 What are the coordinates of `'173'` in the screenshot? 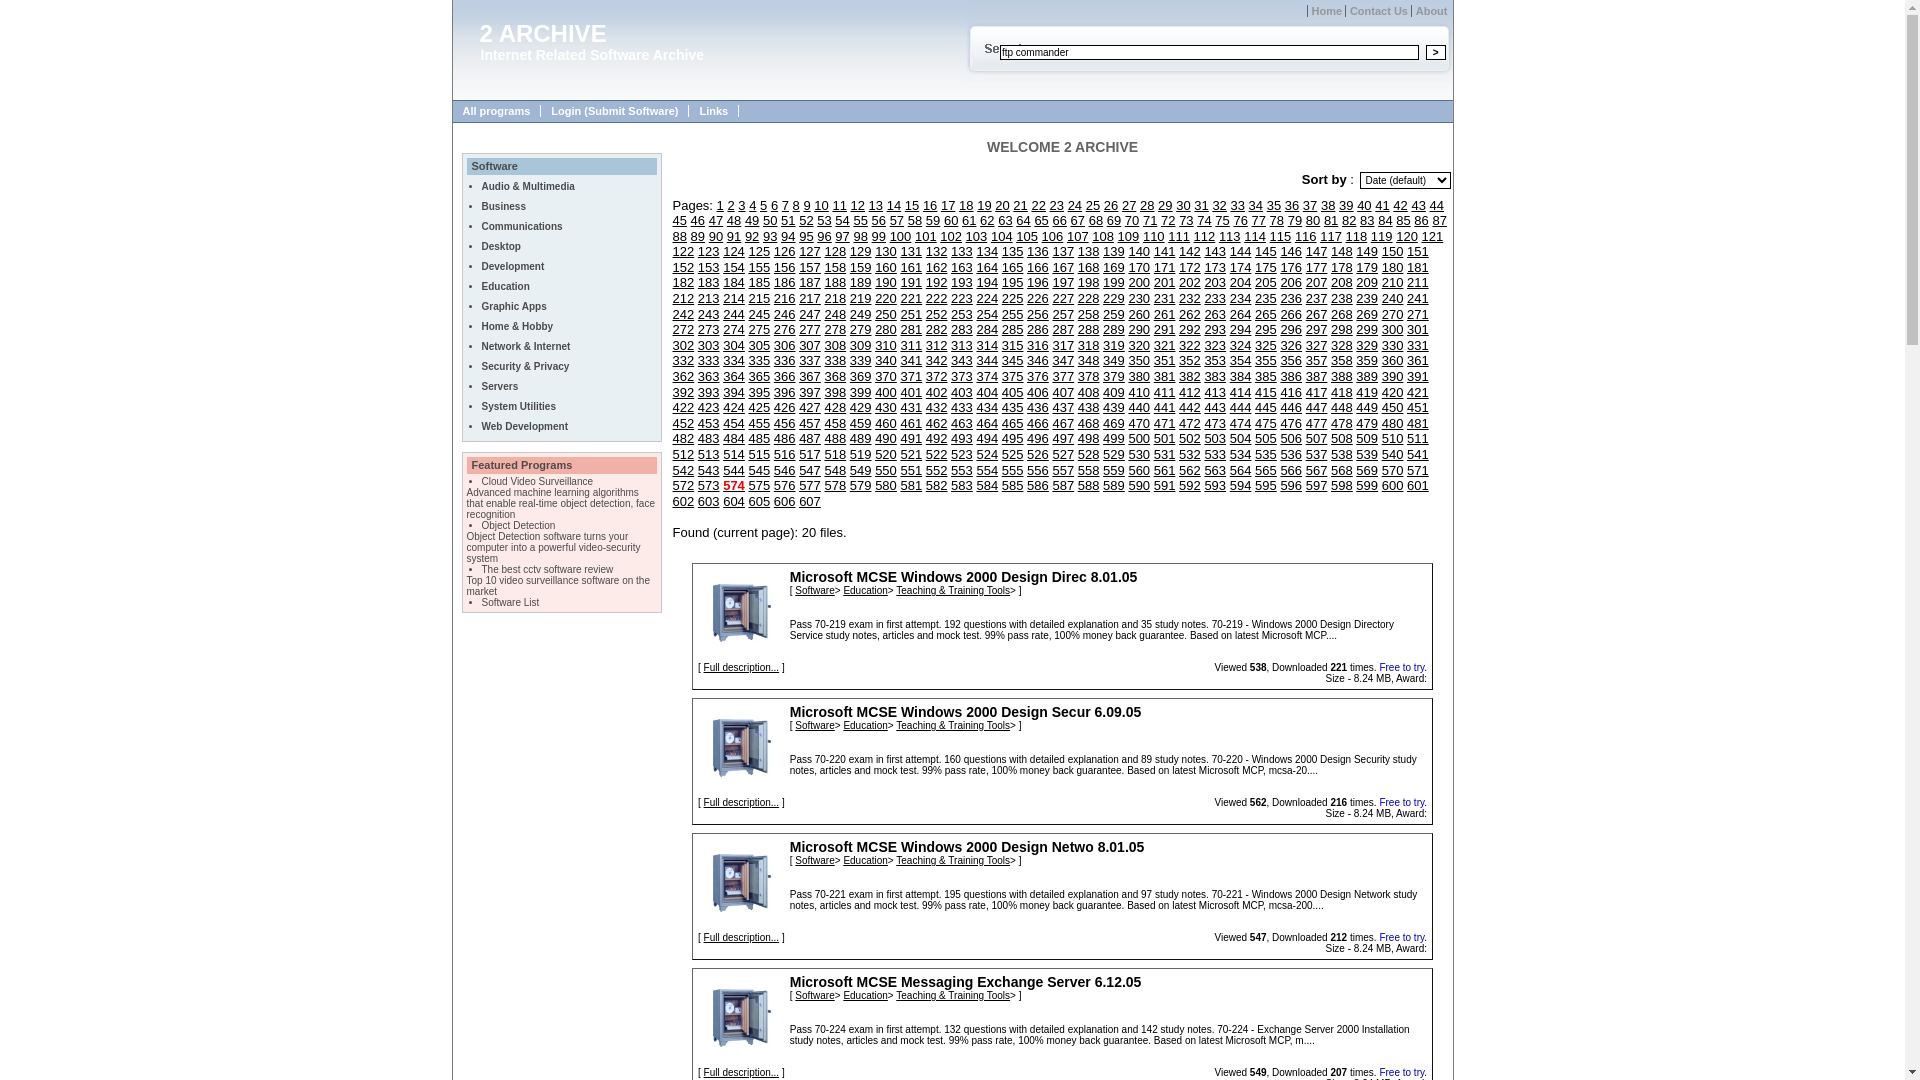 It's located at (1213, 266).